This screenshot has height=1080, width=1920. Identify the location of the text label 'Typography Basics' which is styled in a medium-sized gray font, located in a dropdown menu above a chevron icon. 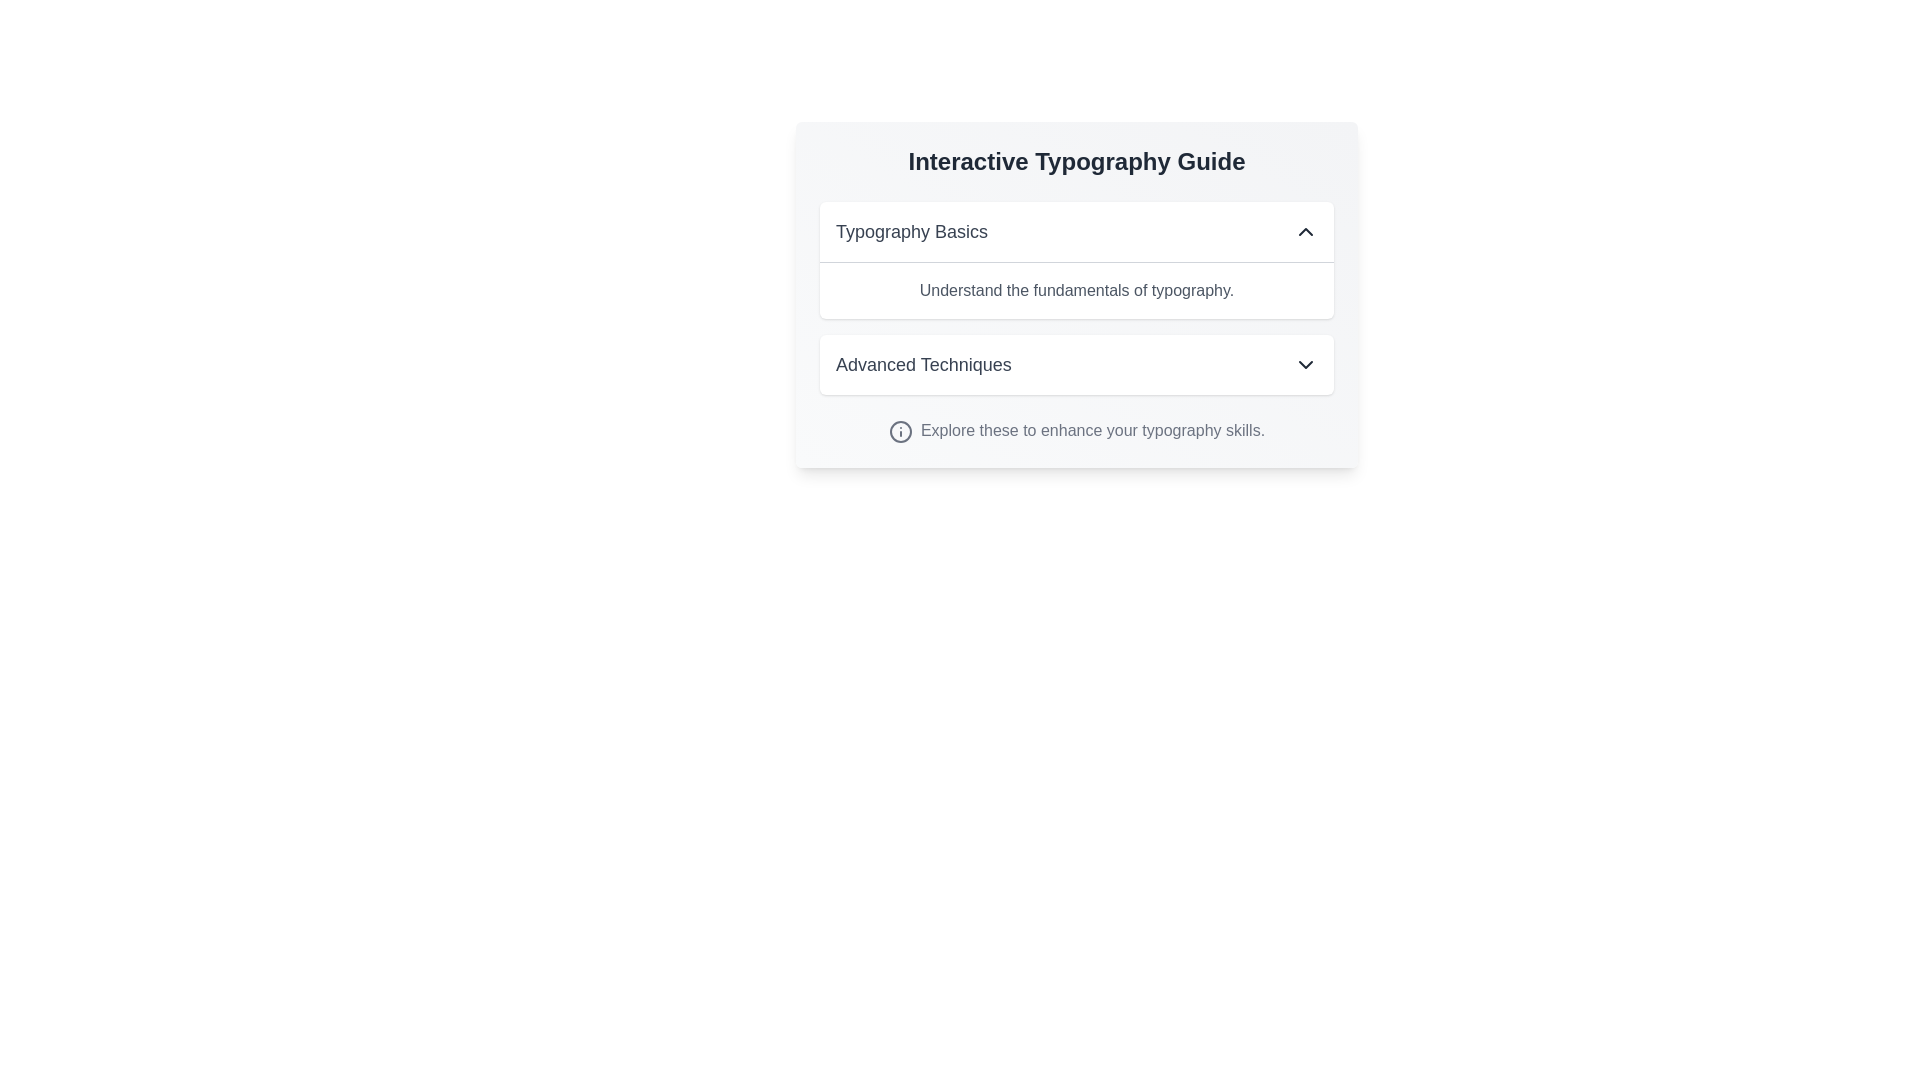
(911, 230).